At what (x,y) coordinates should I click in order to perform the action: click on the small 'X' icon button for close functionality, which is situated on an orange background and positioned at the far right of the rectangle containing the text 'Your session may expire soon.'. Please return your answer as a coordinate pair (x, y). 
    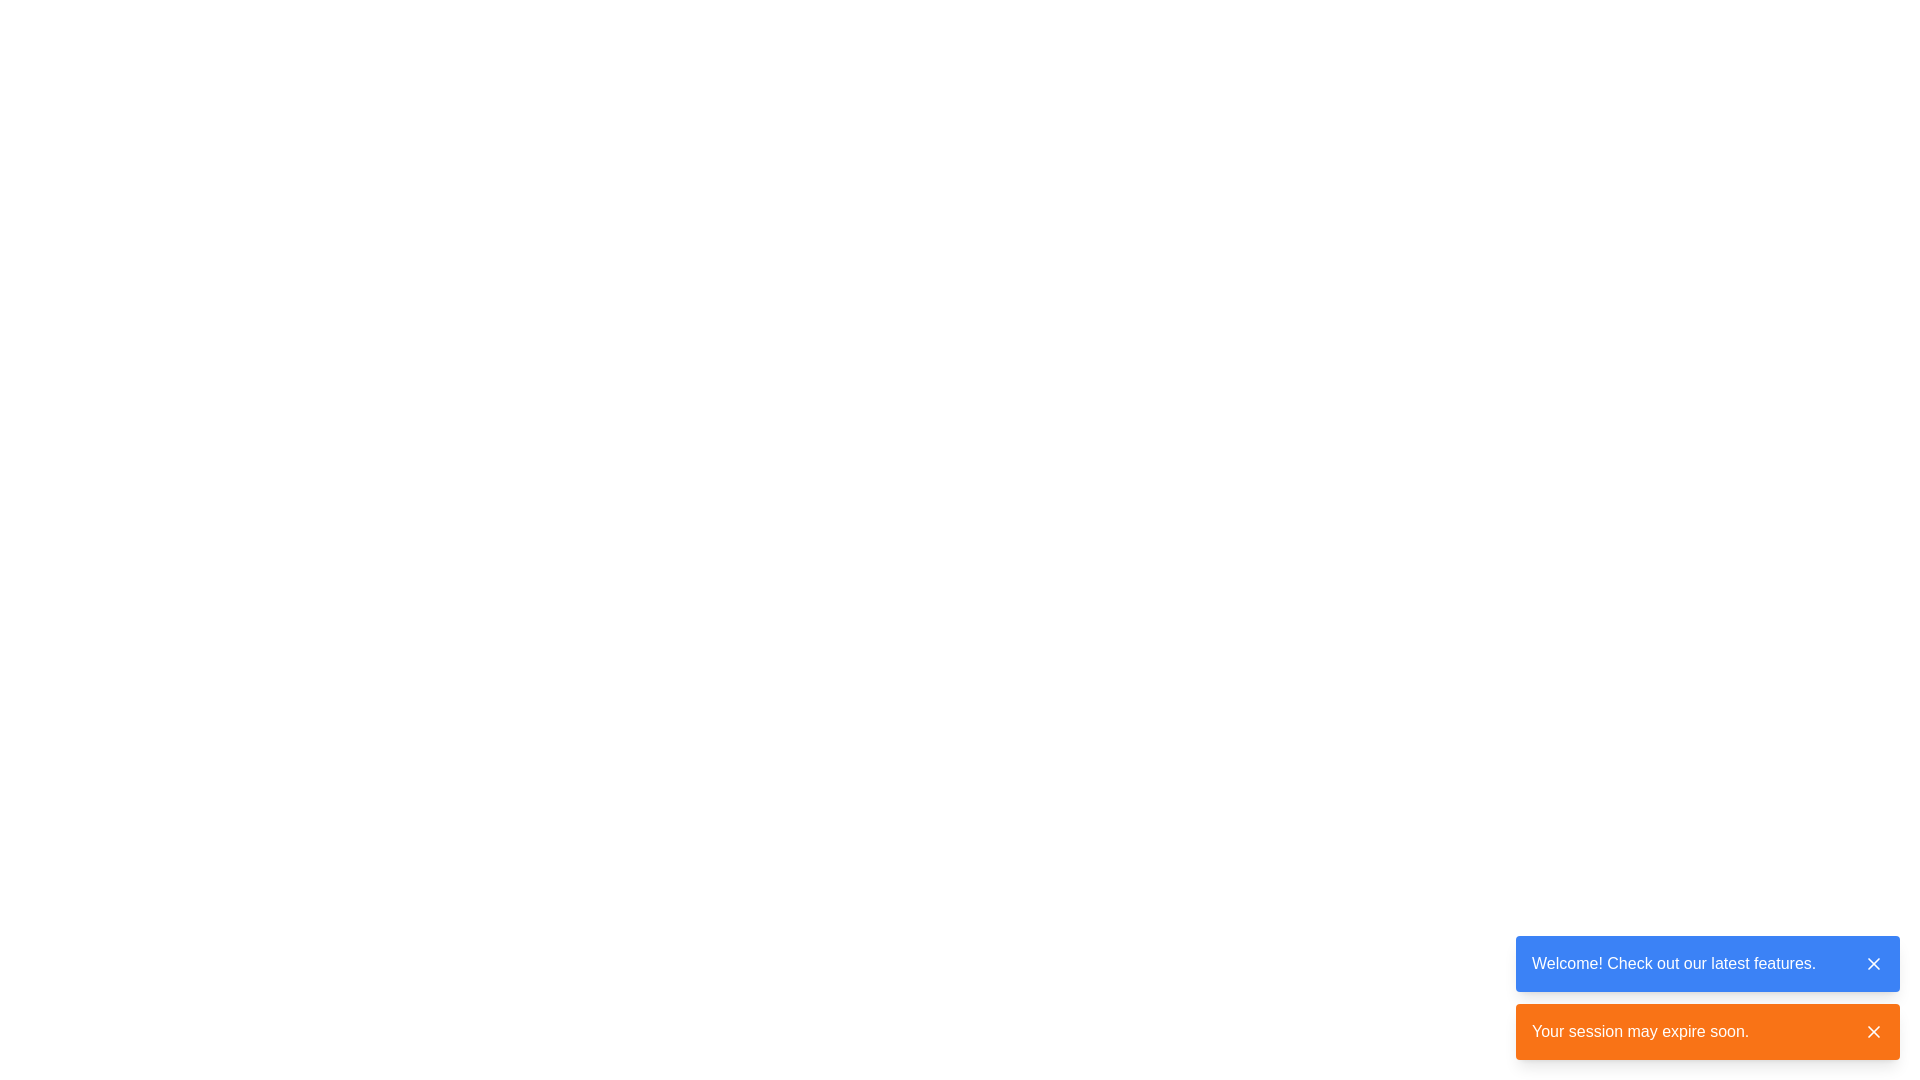
    Looking at the image, I should click on (1872, 1032).